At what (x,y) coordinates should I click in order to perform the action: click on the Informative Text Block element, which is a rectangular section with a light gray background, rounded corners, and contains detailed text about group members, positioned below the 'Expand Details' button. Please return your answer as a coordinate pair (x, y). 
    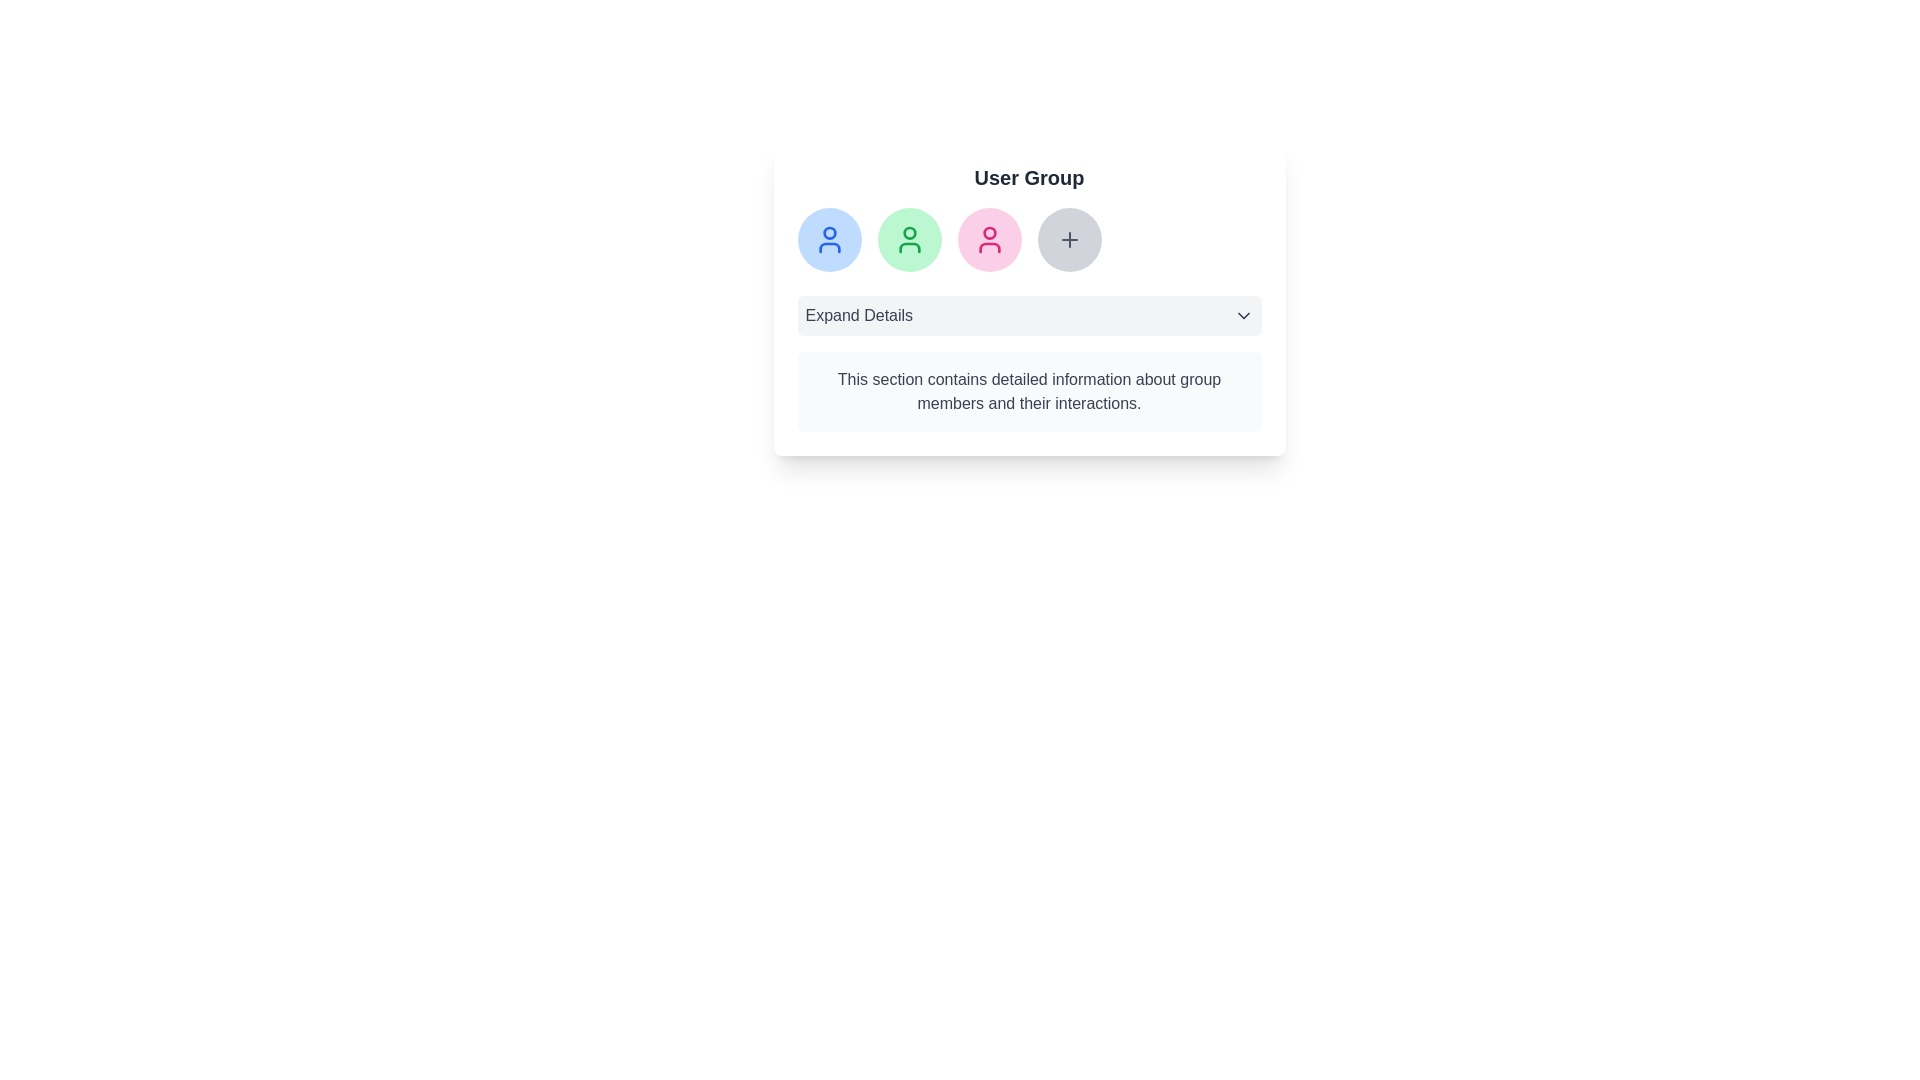
    Looking at the image, I should click on (1029, 392).